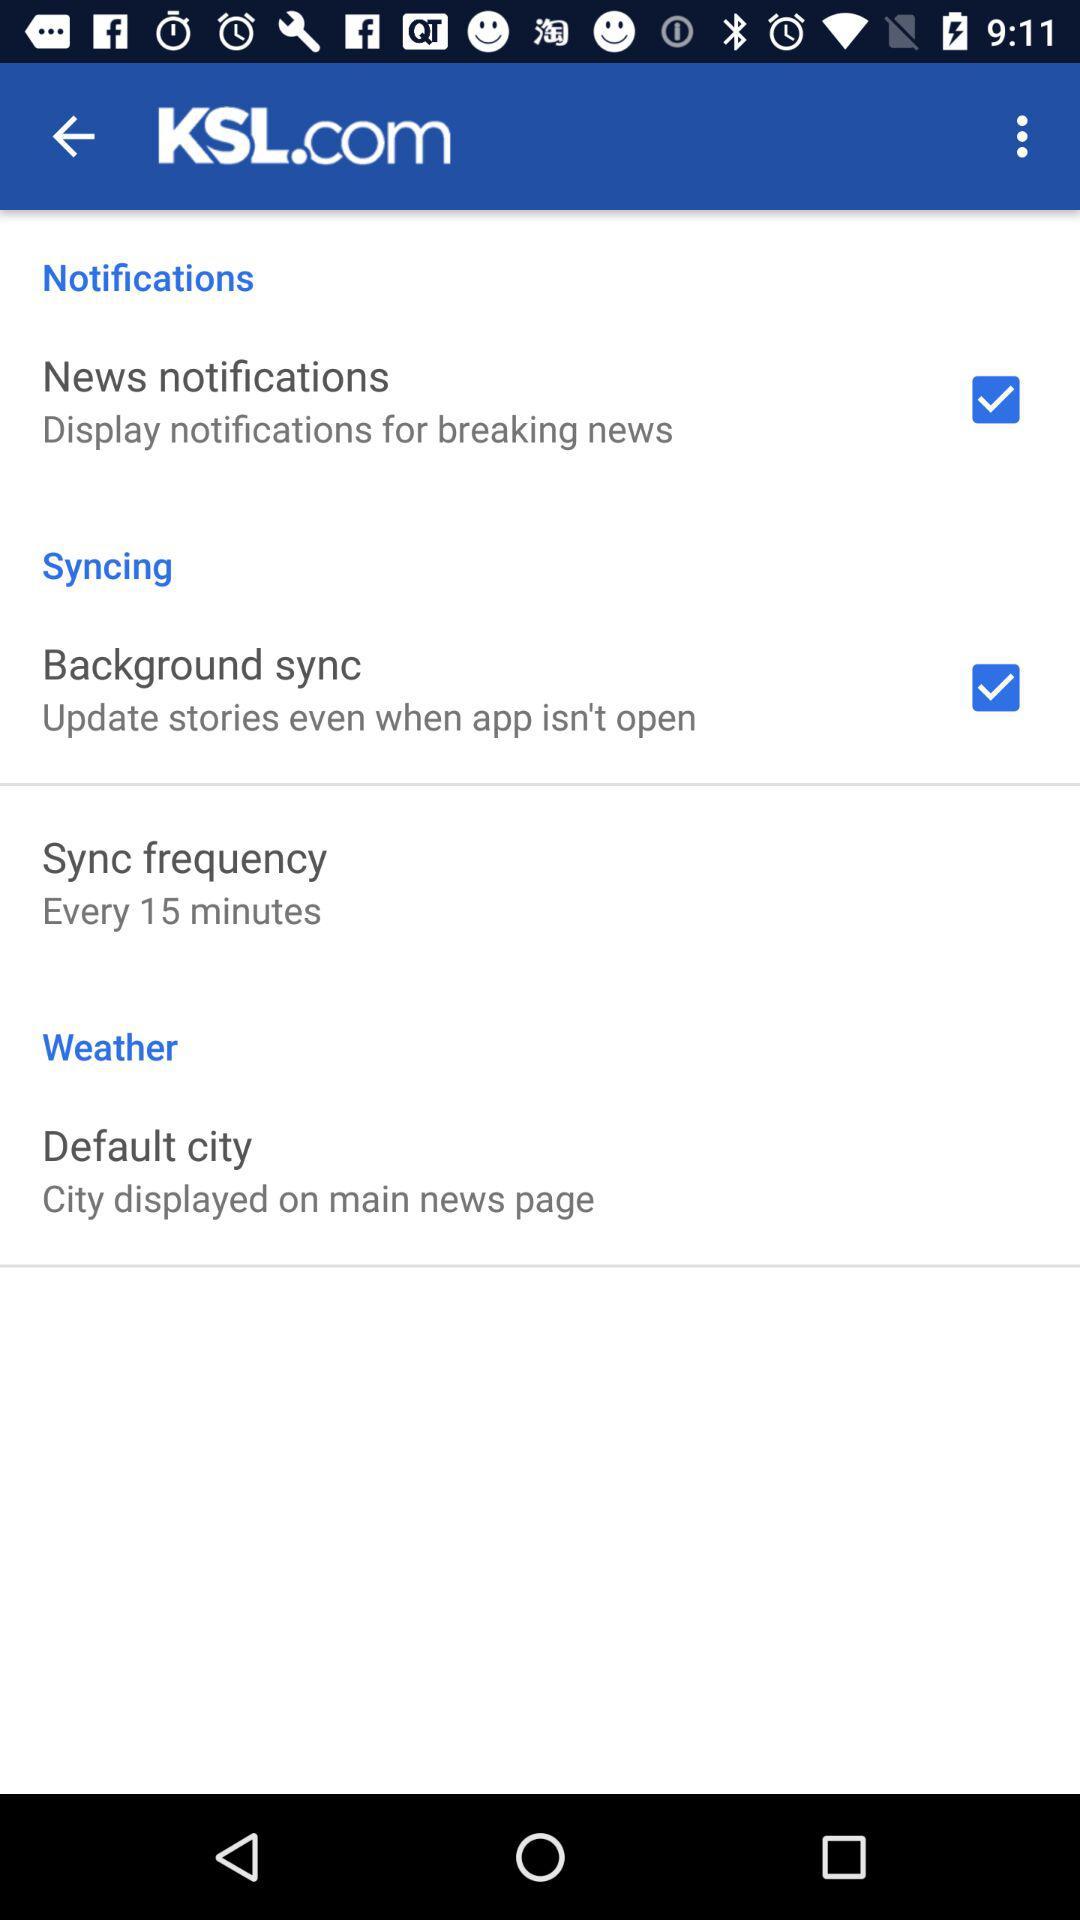  What do you see at coordinates (369, 716) in the screenshot?
I see `the icon above the sync frequency item` at bounding box center [369, 716].